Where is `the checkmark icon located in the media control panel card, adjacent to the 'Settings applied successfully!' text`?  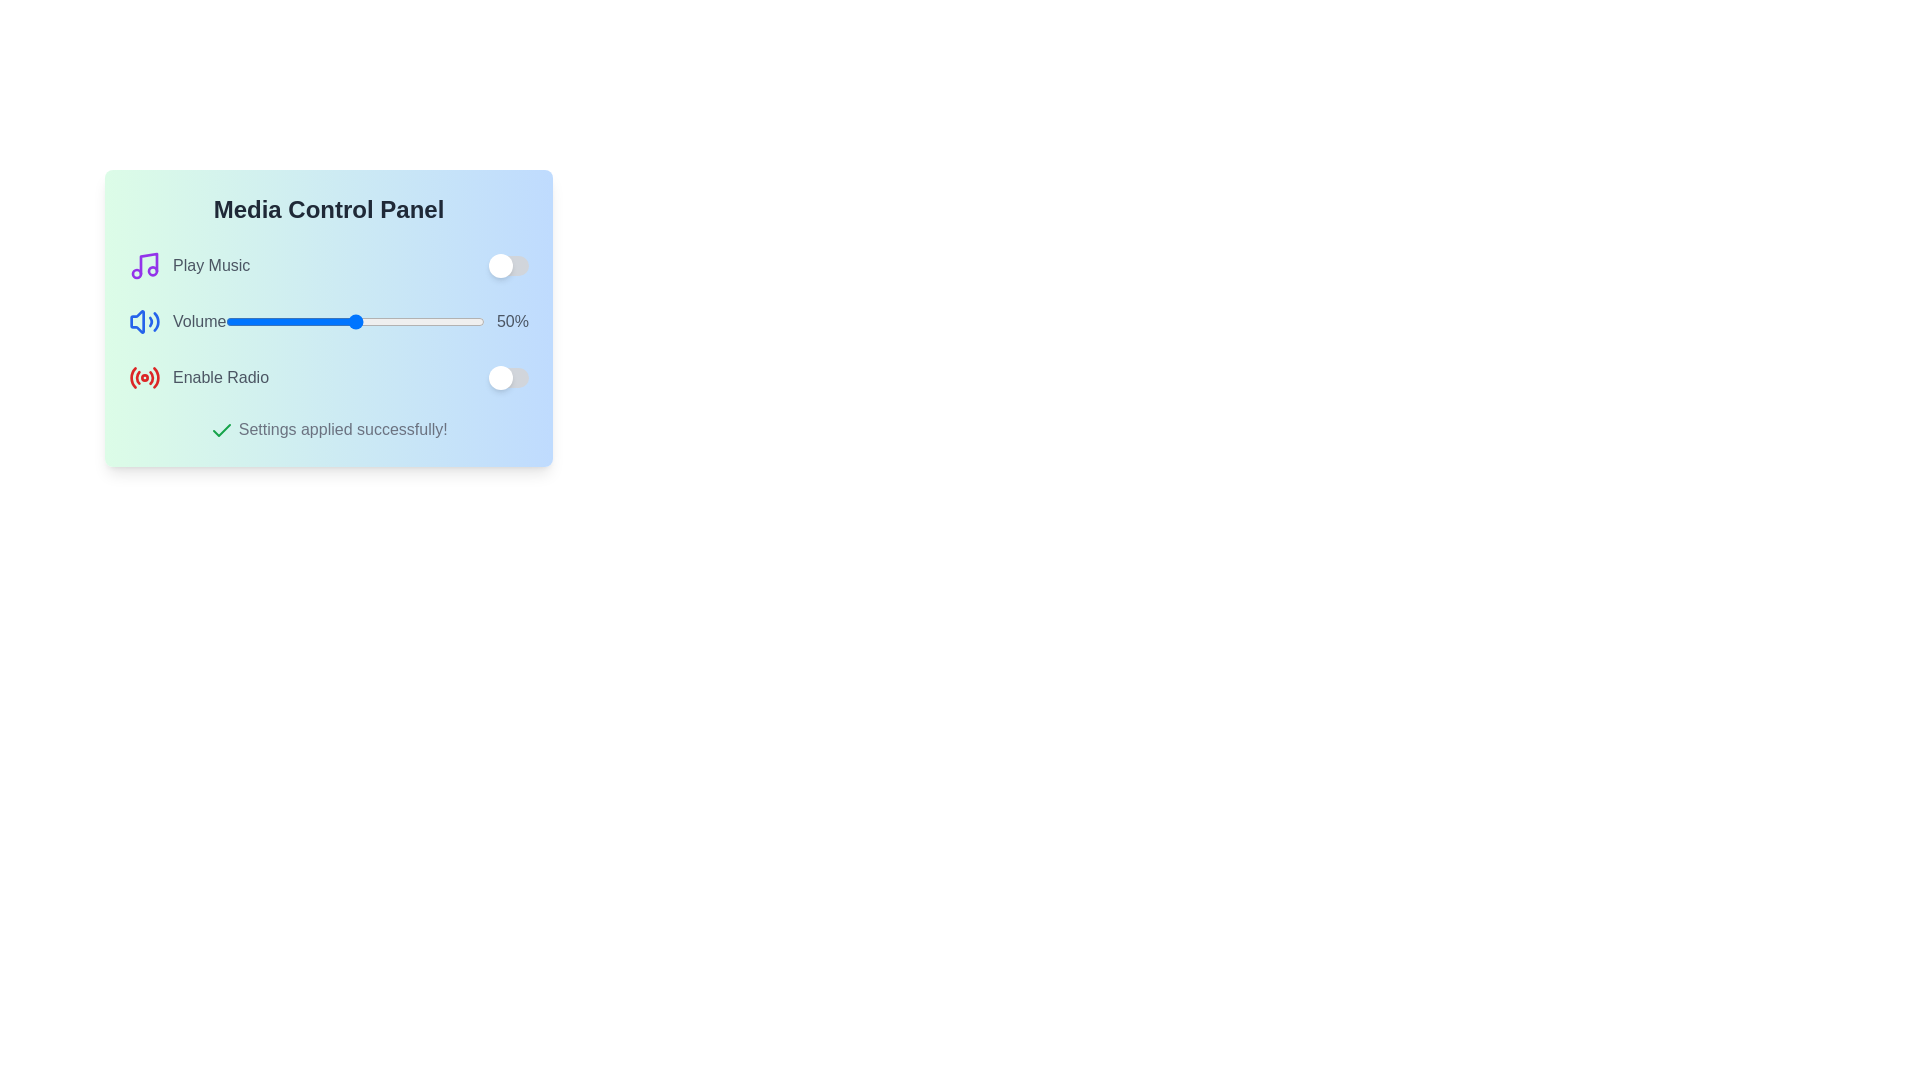 the checkmark icon located in the media control panel card, adjacent to the 'Settings applied successfully!' text is located at coordinates (222, 429).